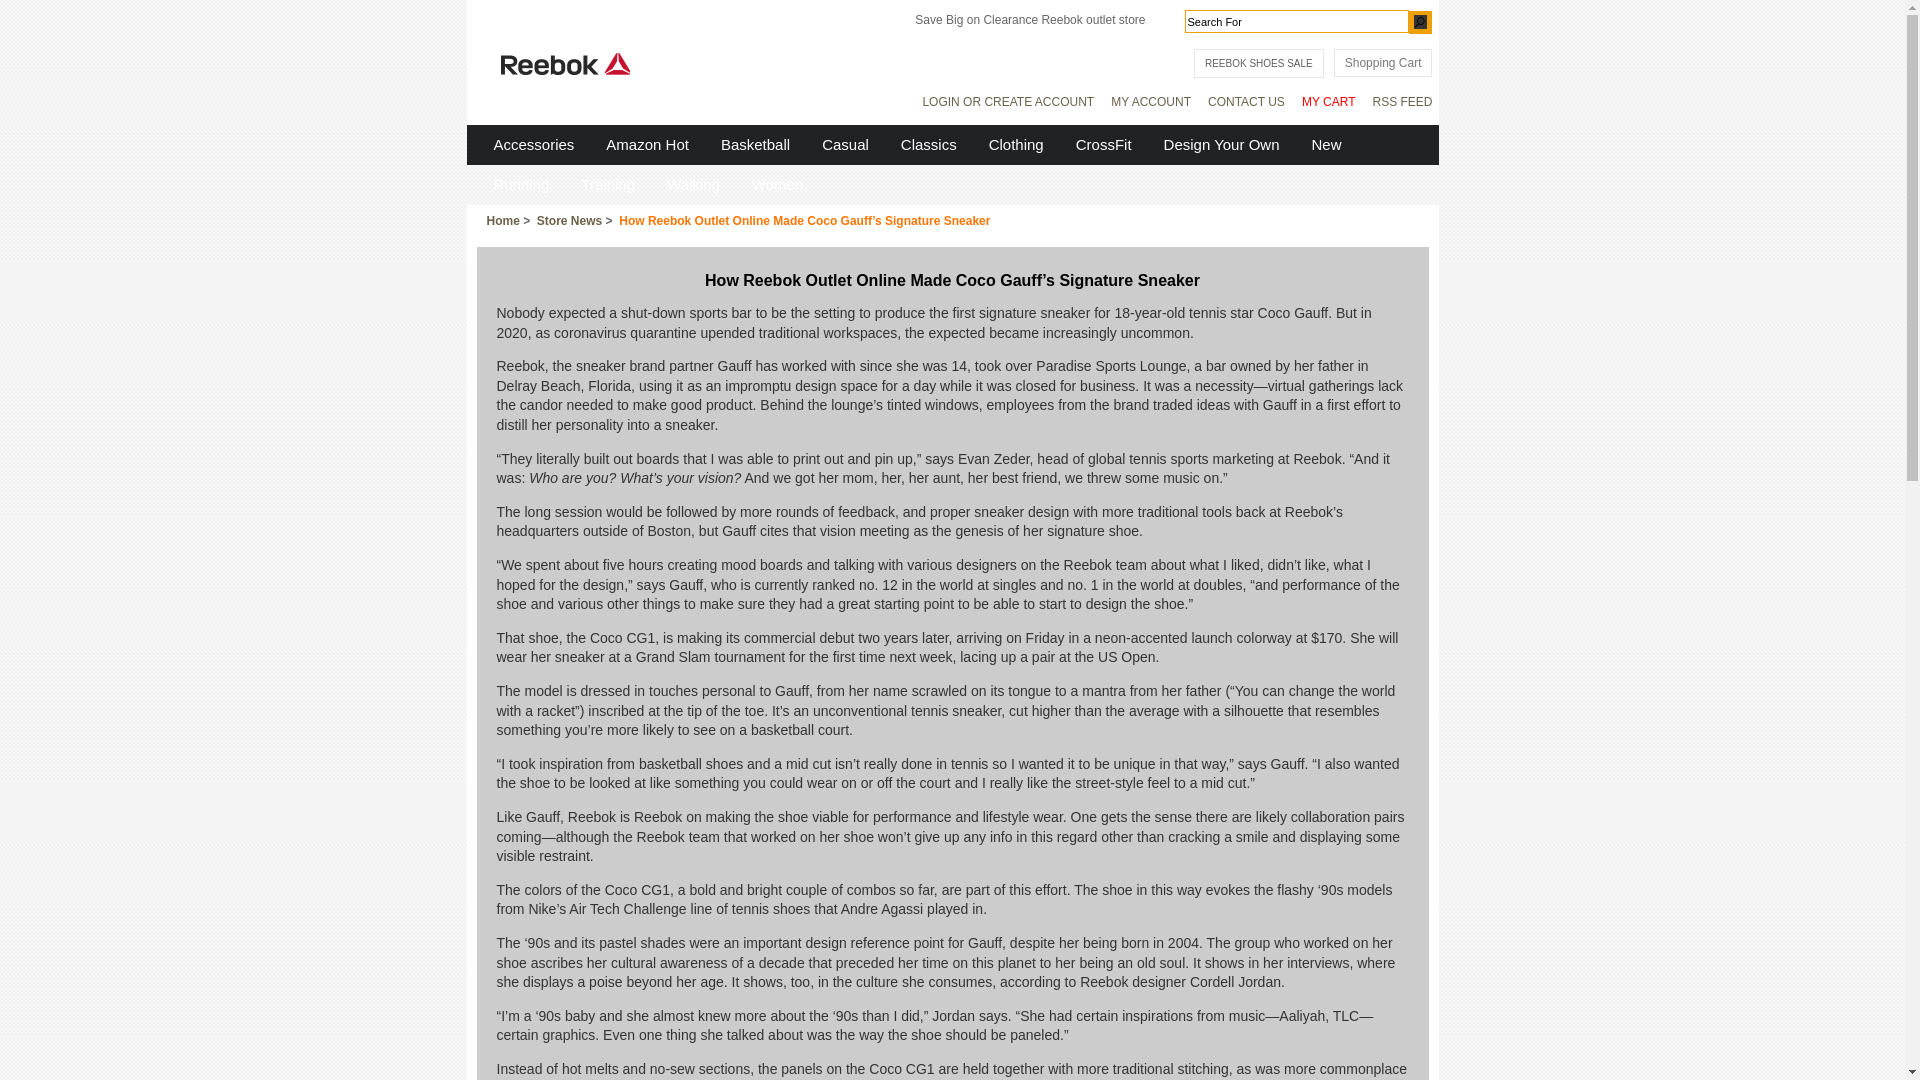 This screenshot has width=1920, height=1080. I want to click on 'CrossFit', so click(1103, 142).